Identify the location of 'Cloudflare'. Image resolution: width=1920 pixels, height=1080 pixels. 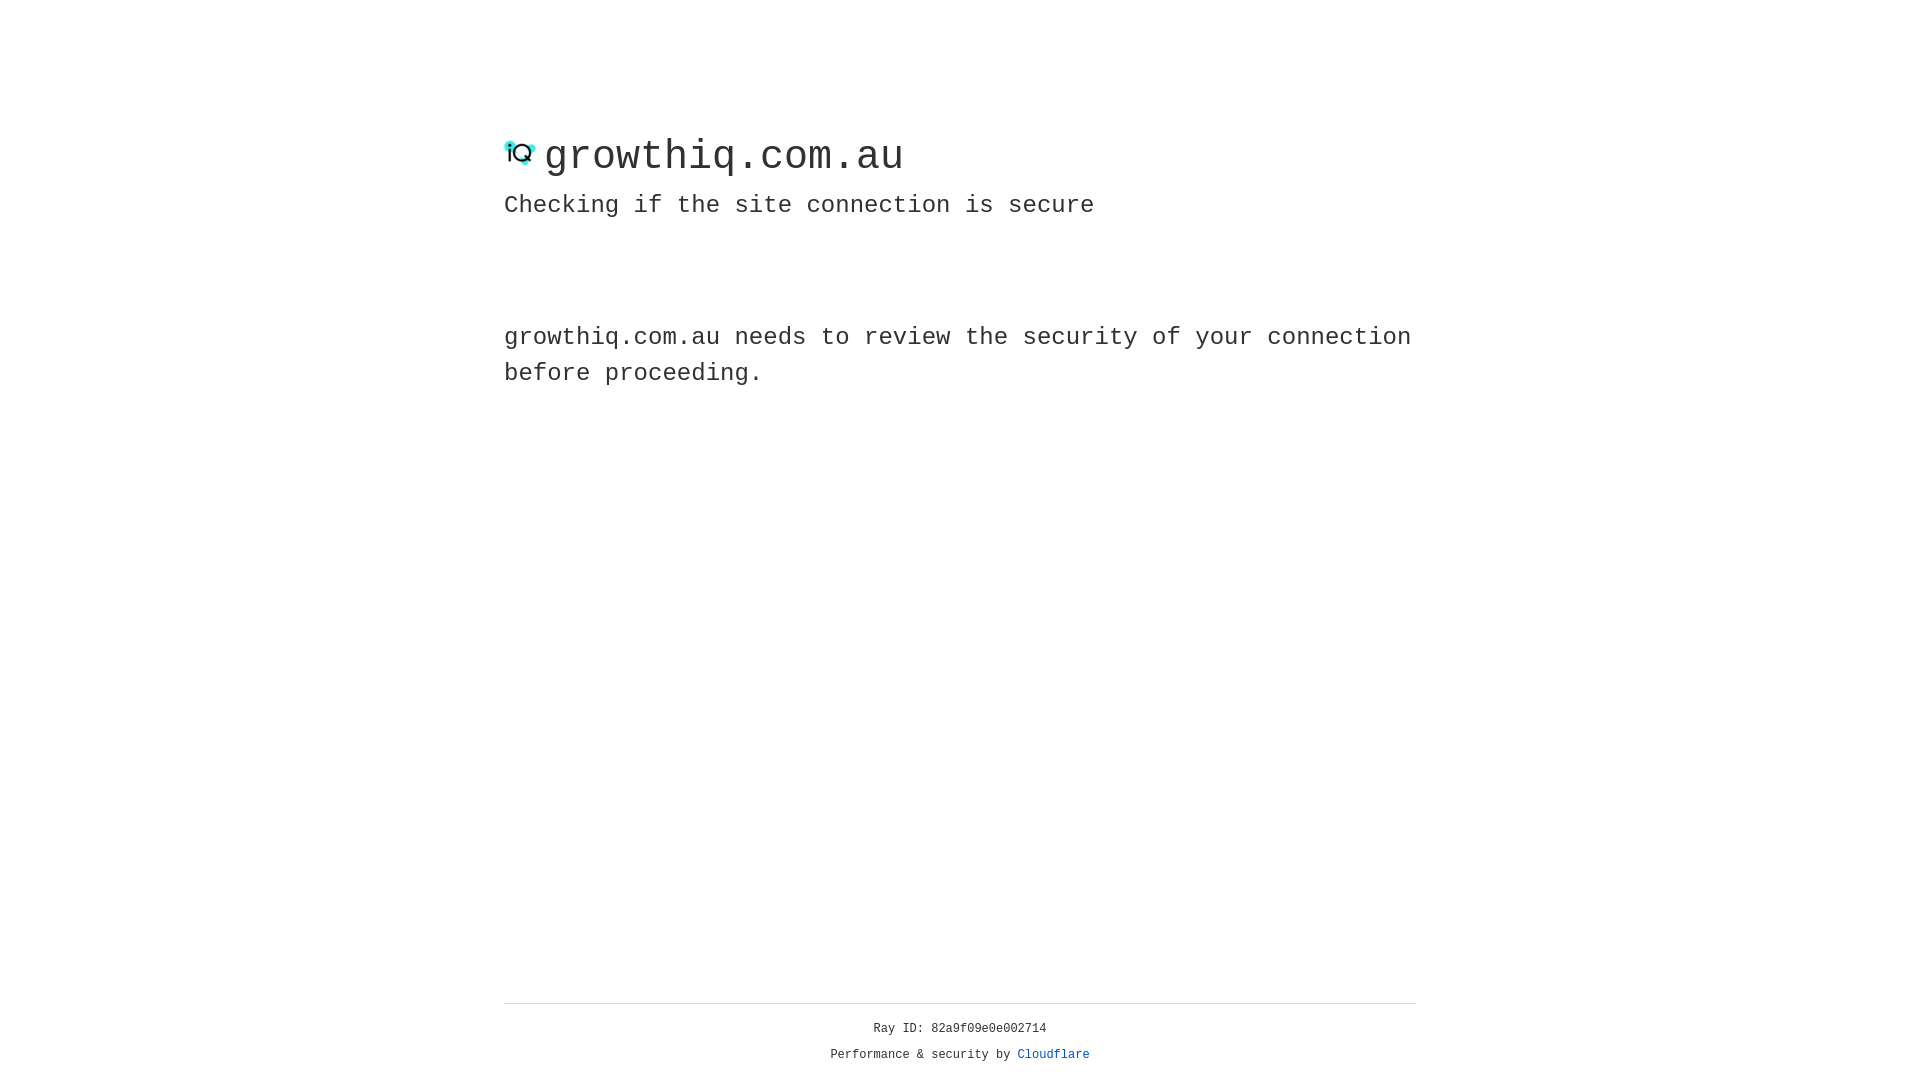
(1053, 1054).